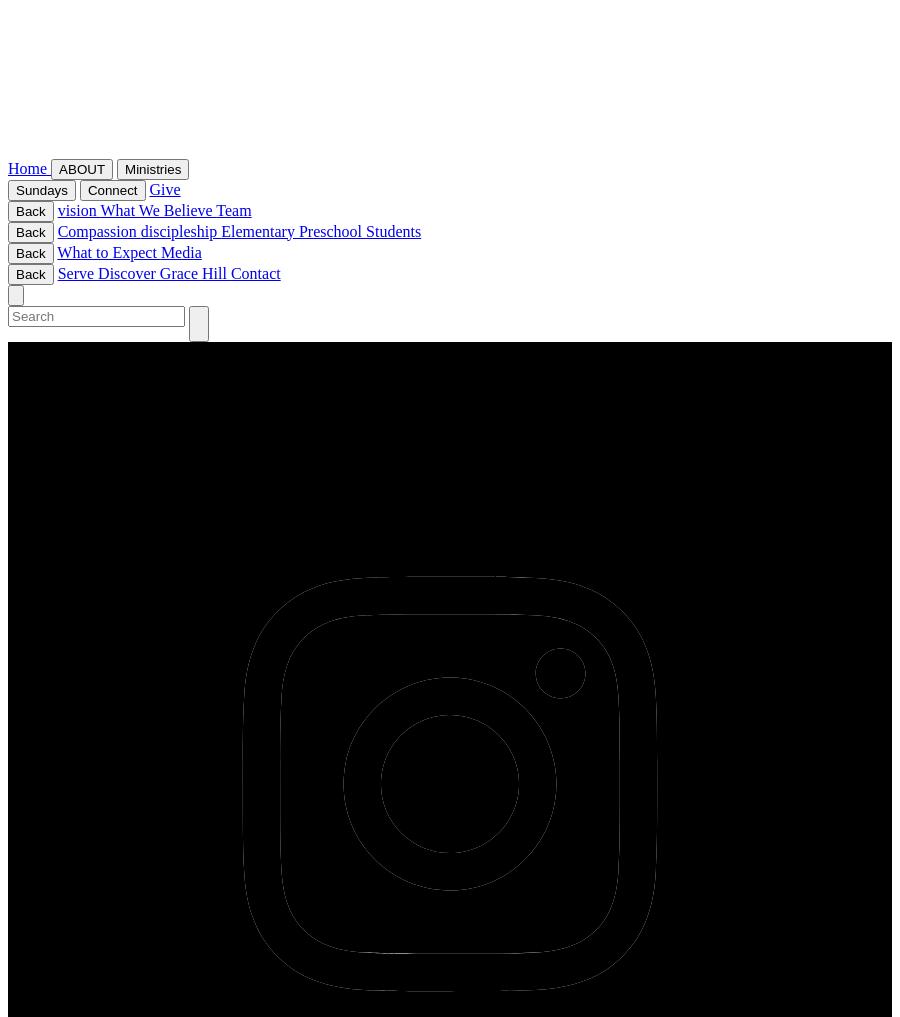 The width and height of the screenshot is (900, 1017). What do you see at coordinates (258, 229) in the screenshot?
I see `'Elementary'` at bounding box center [258, 229].